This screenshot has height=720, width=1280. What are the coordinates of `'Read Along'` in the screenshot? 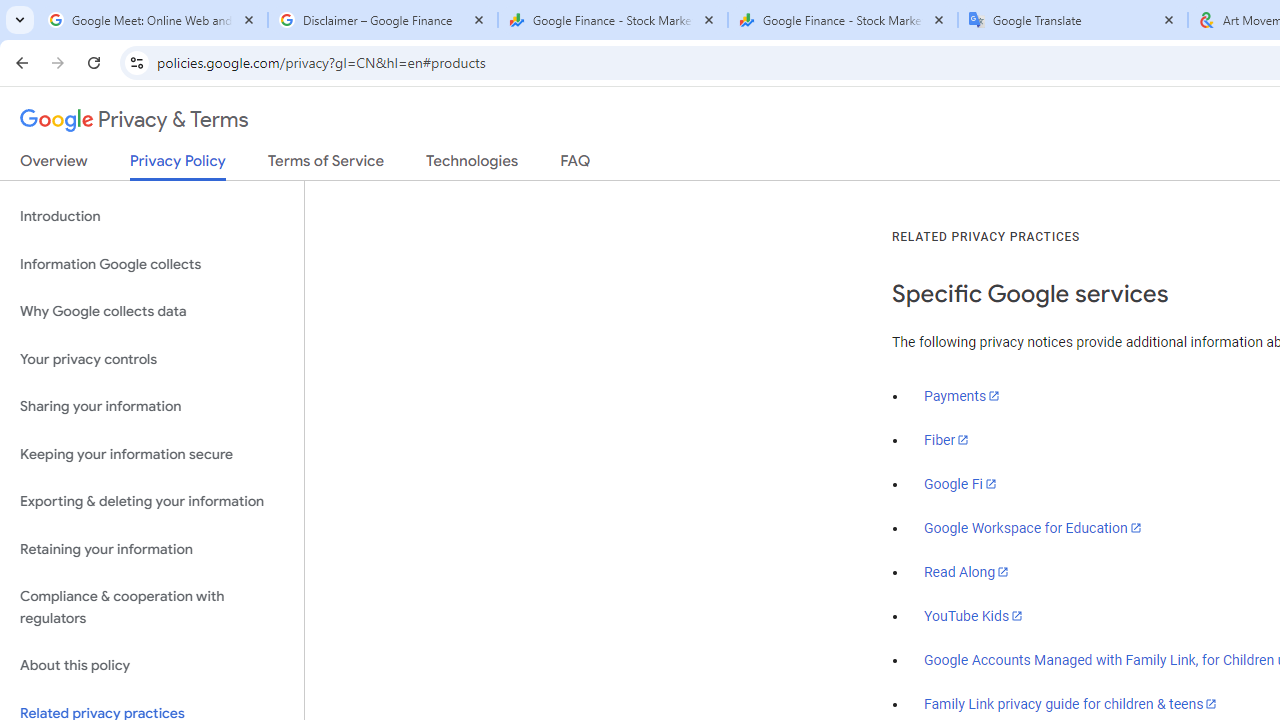 It's located at (967, 572).